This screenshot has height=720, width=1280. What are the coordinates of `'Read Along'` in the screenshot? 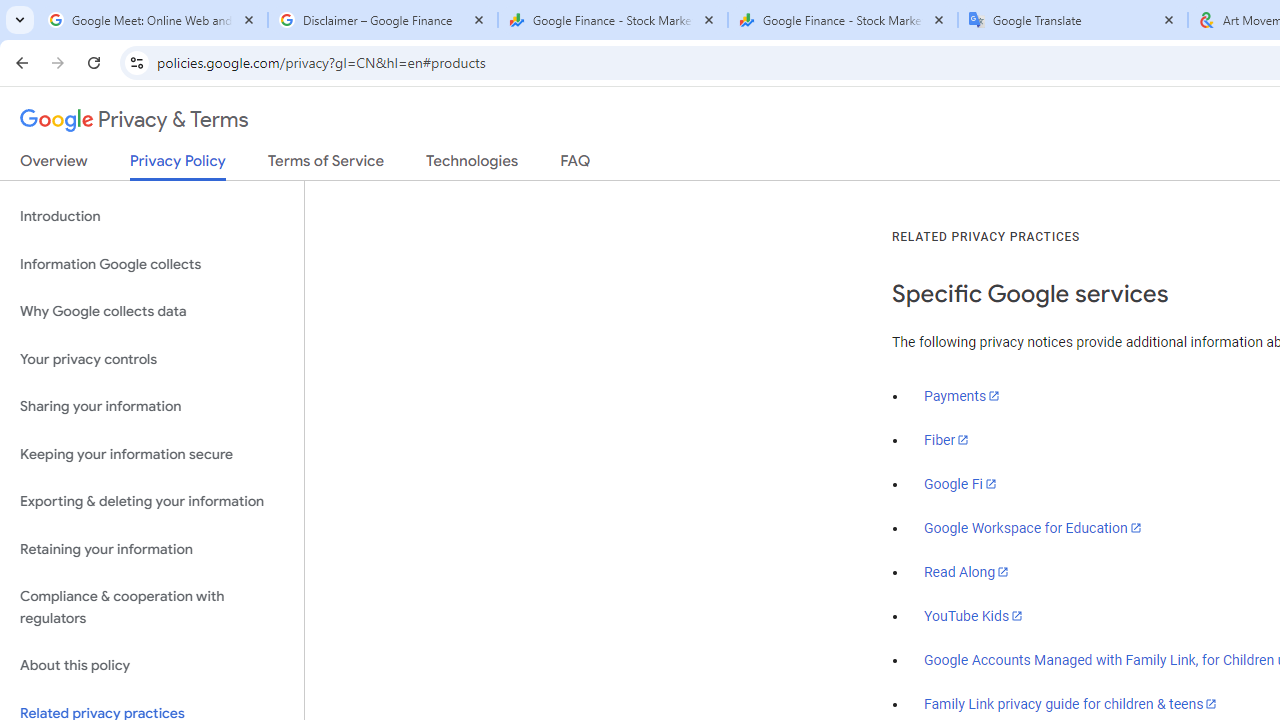 It's located at (967, 572).